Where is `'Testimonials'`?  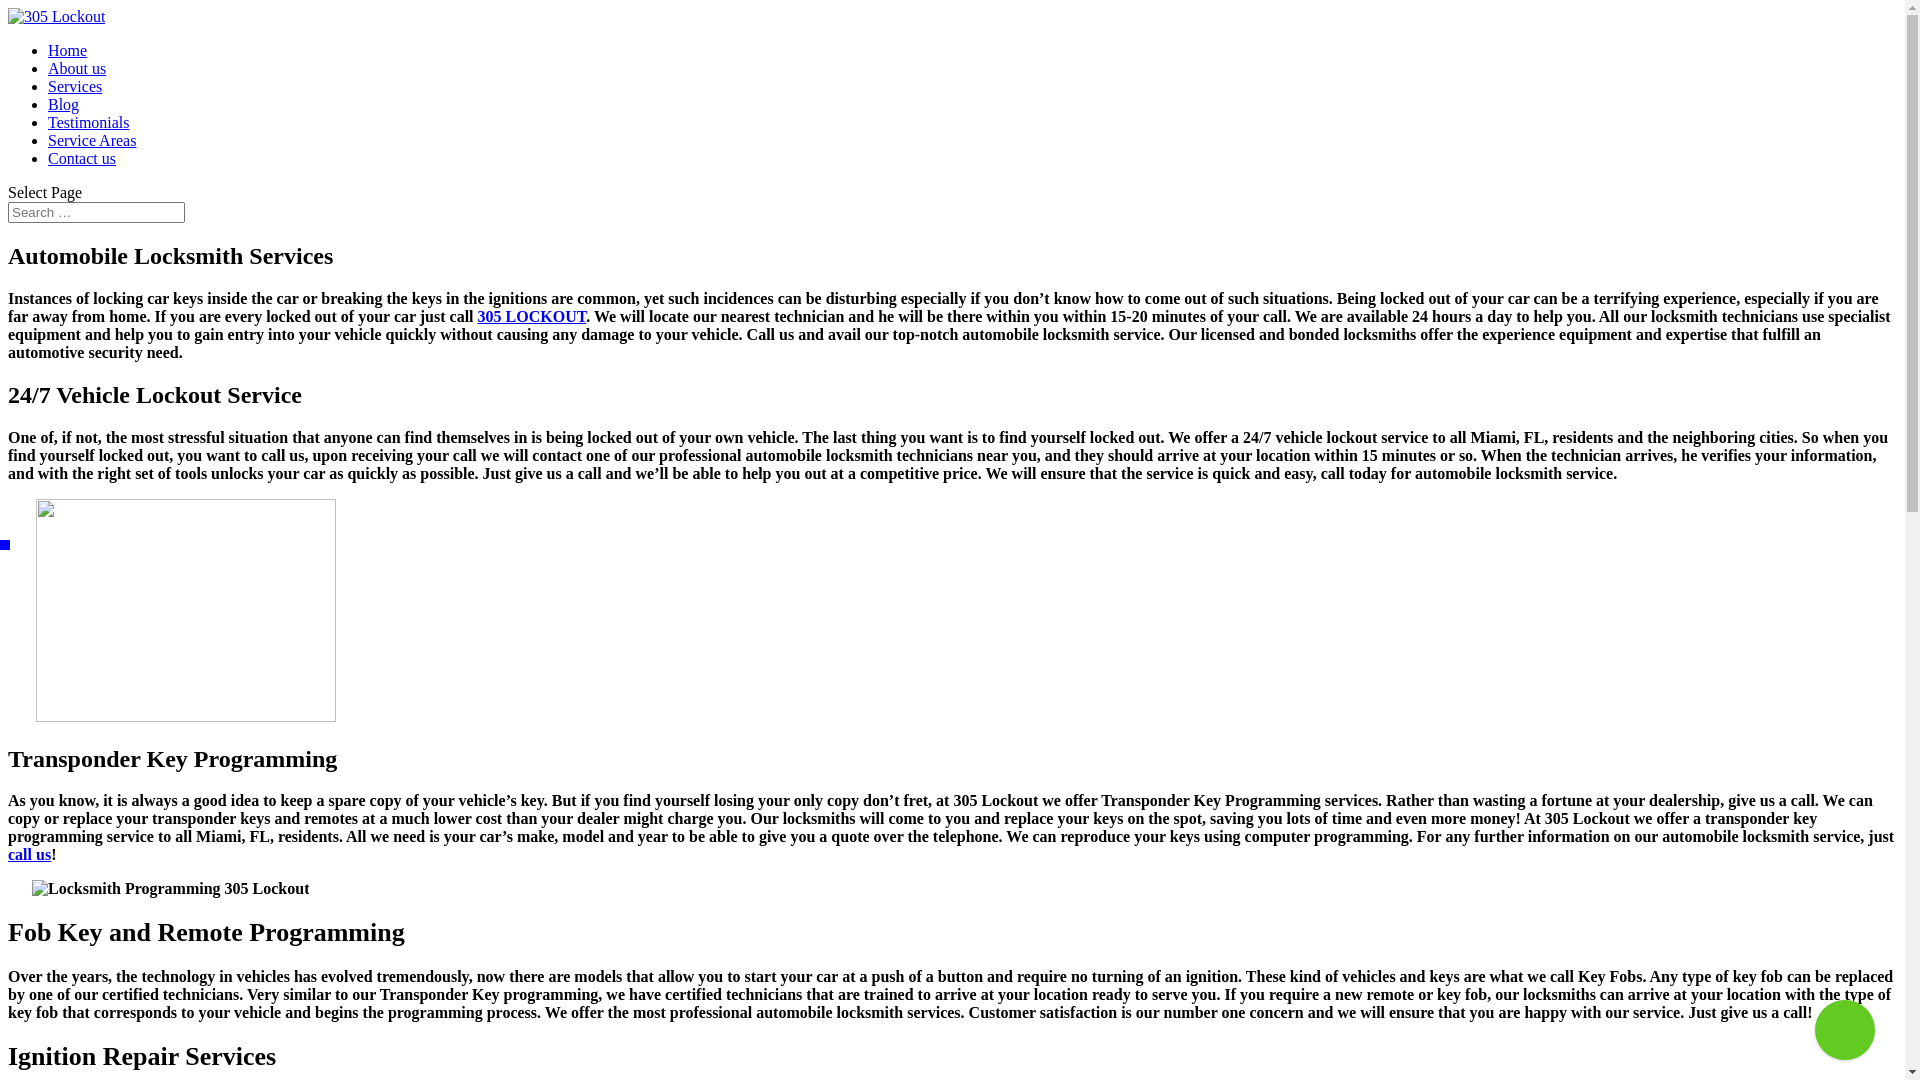
'Testimonials' is located at coordinates (88, 122).